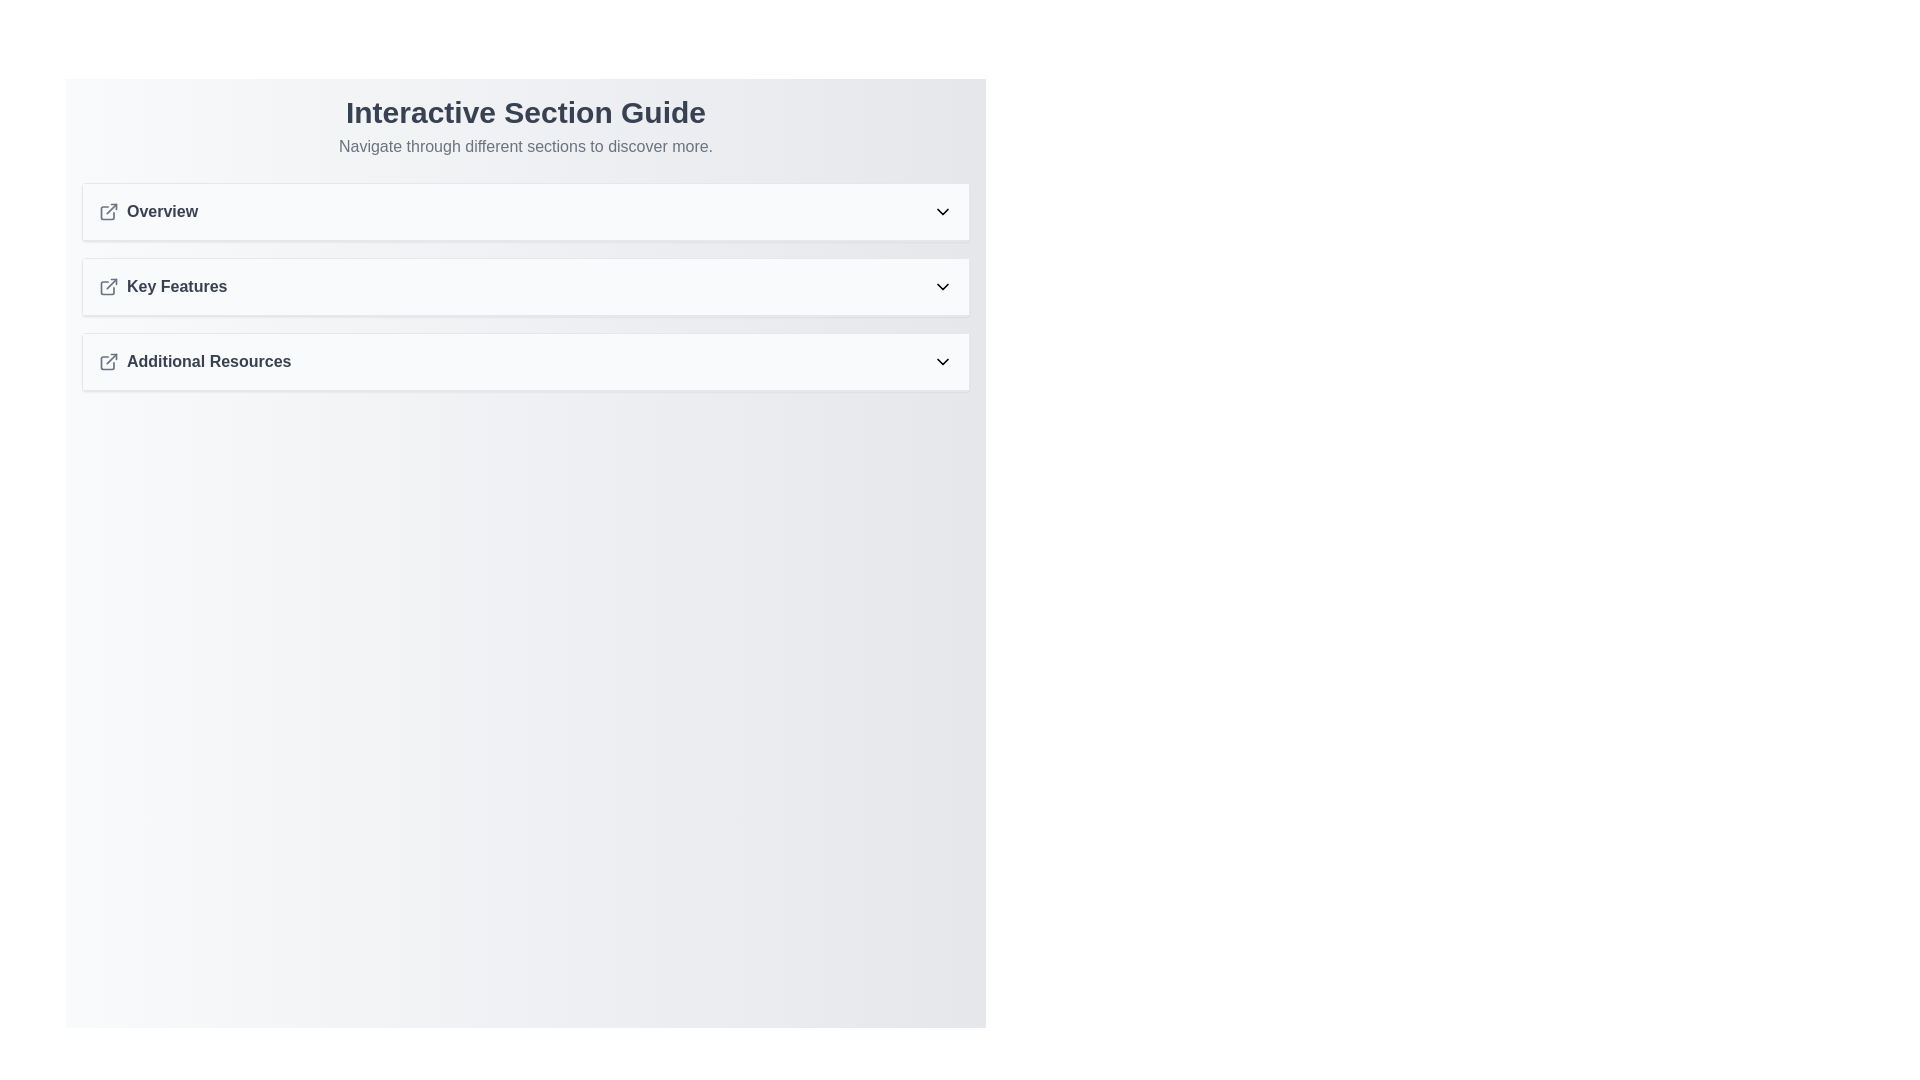 Image resolution: width=1920 pixels, height=1080 pixels. Describe the element at coordinates (108, 362) in the screenshot. I see `the external link icon located in the top-left section of the 'Additional Resources' item, which is the first icon directly to the left of the text label` at that location.